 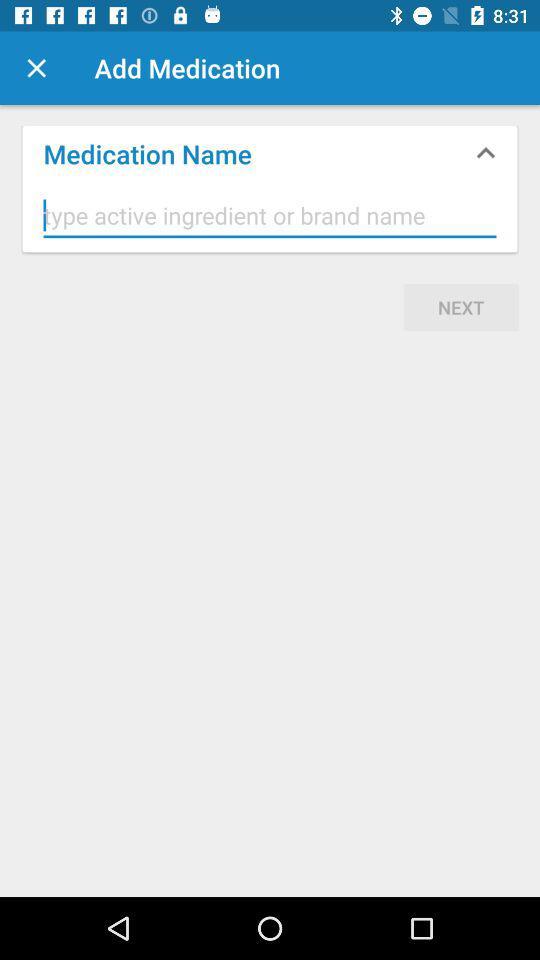 What do you see at coordinates (36, 68) in the screenshot?
I see `item to the left of the add medication icon` at bounding box center [36, 68].